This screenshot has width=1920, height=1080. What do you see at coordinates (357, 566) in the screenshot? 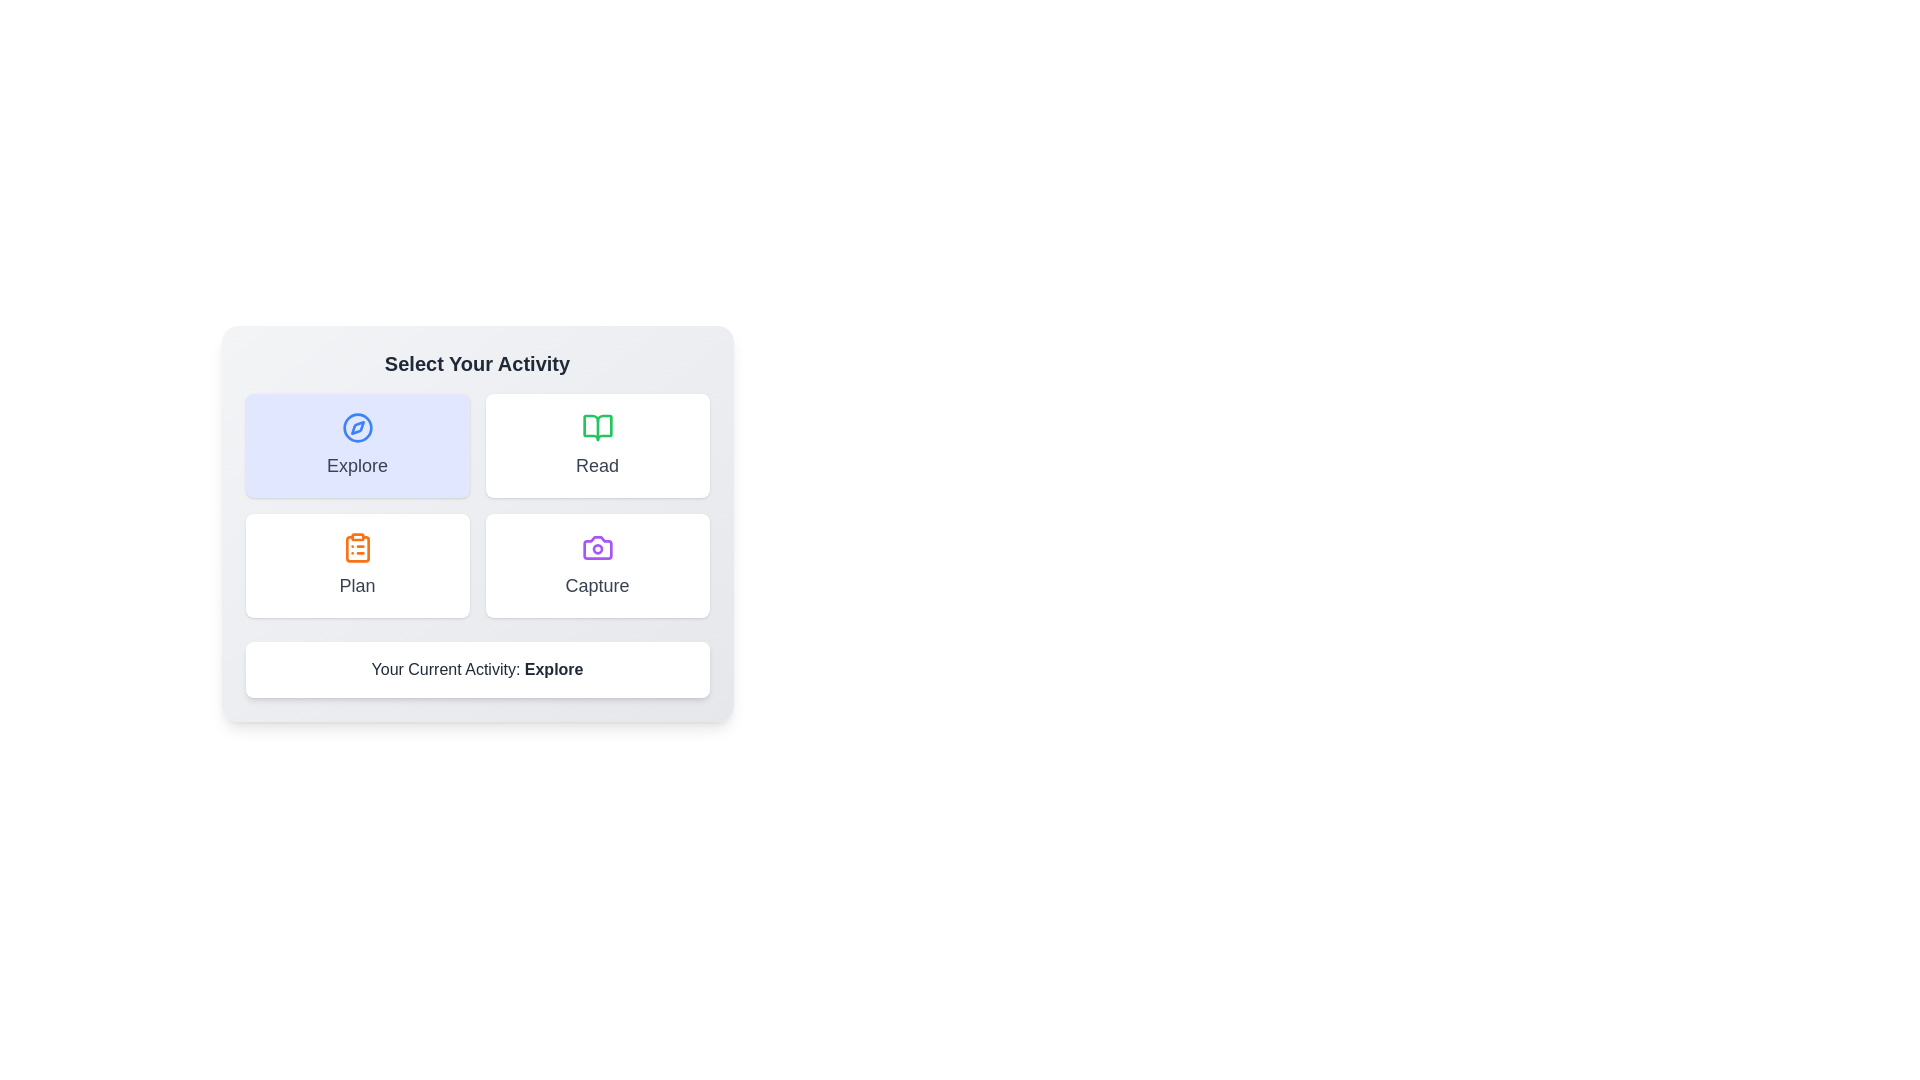
I see `the button labeled Plan to observe its visual feedback` at bounding box center [357, 566].